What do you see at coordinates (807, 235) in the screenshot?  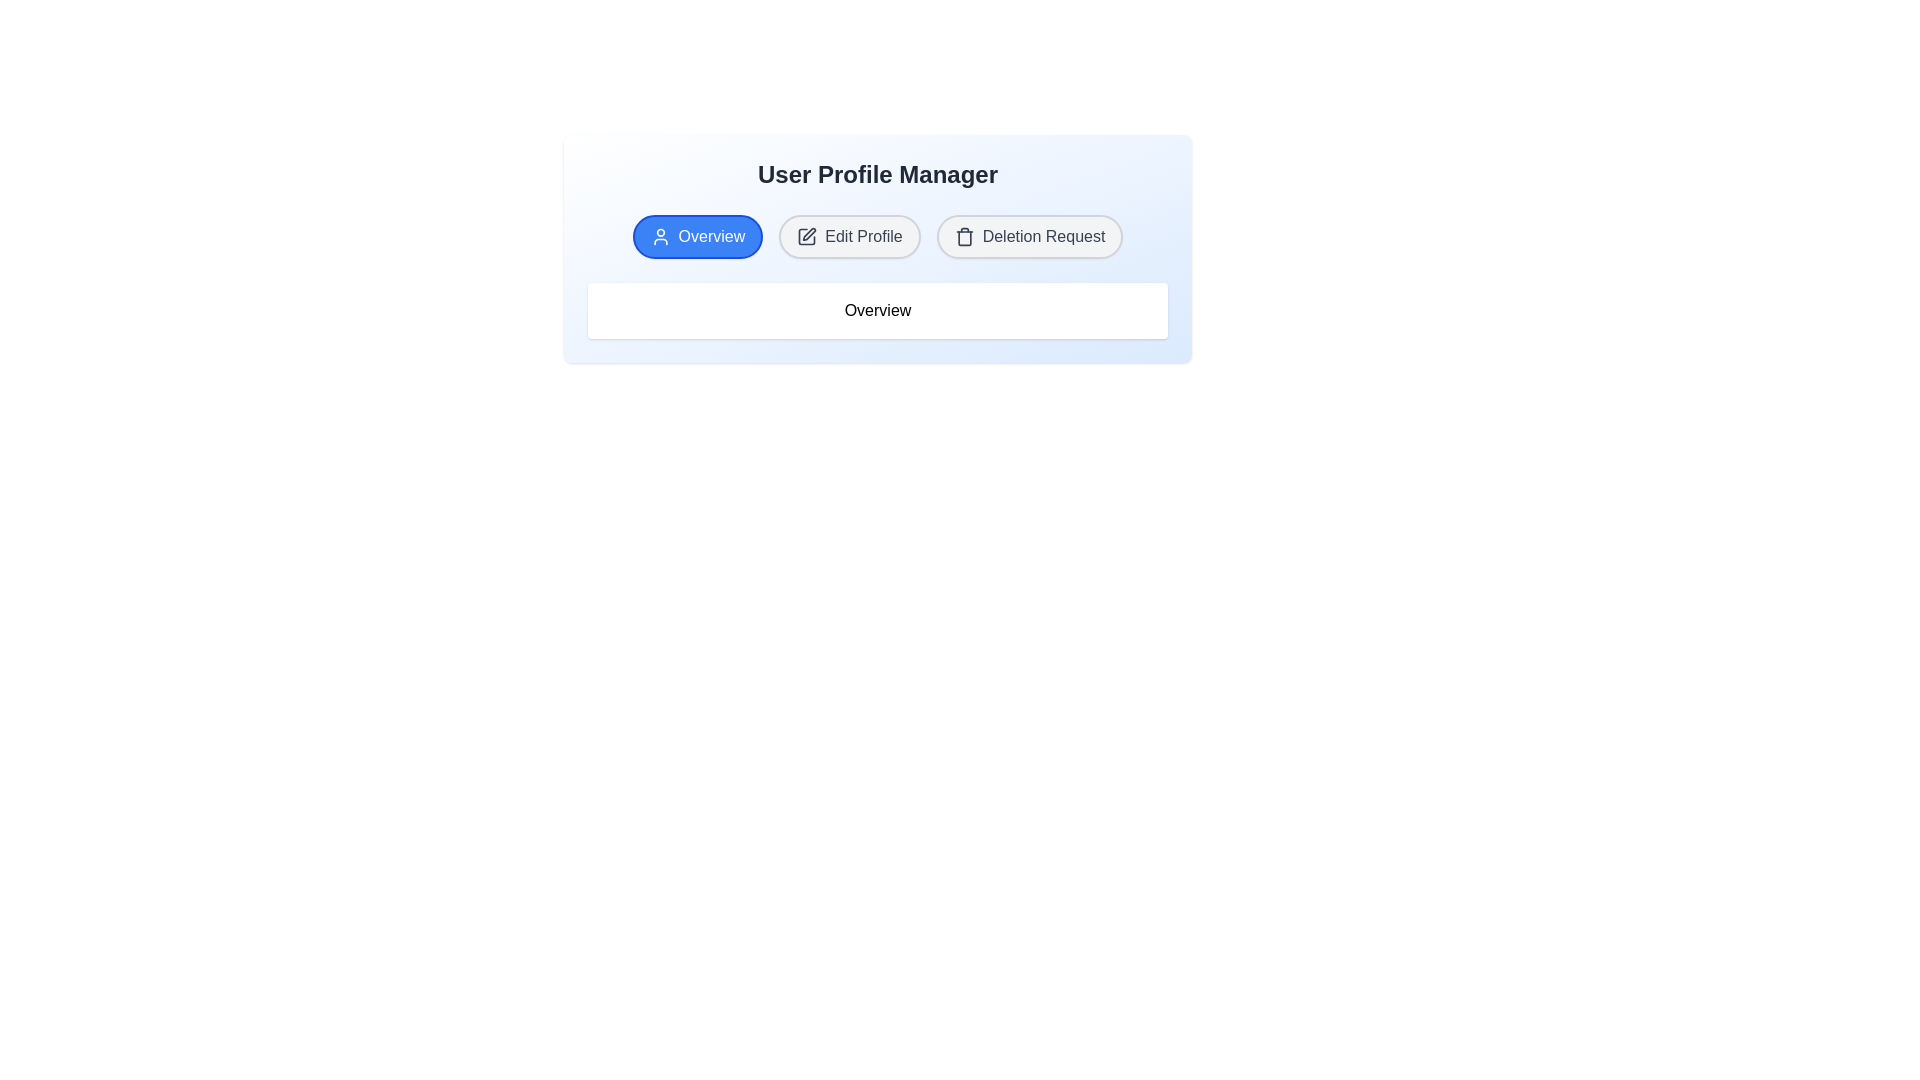 I see `the icon of the Edit Profile tab` at bounding box center [807, 235].